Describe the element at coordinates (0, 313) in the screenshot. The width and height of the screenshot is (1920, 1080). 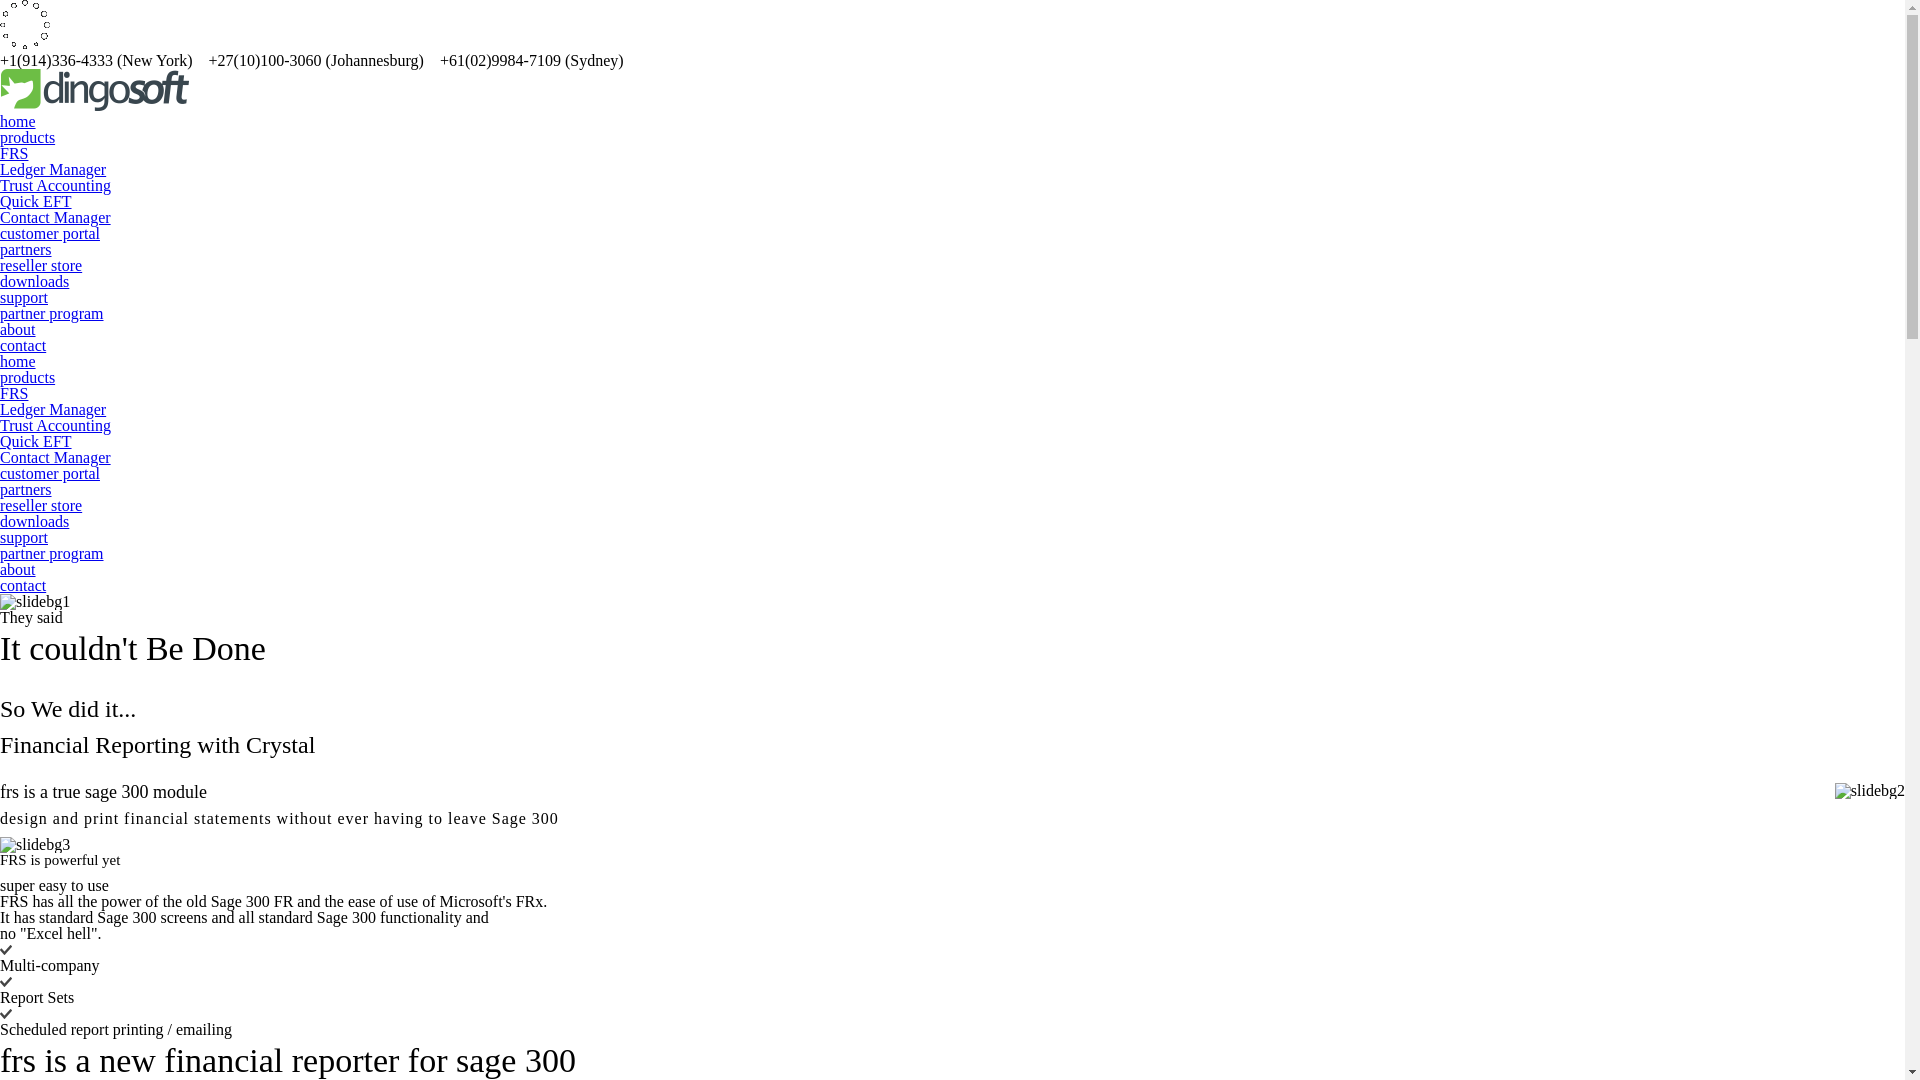
I see `'partner program'` at that location.